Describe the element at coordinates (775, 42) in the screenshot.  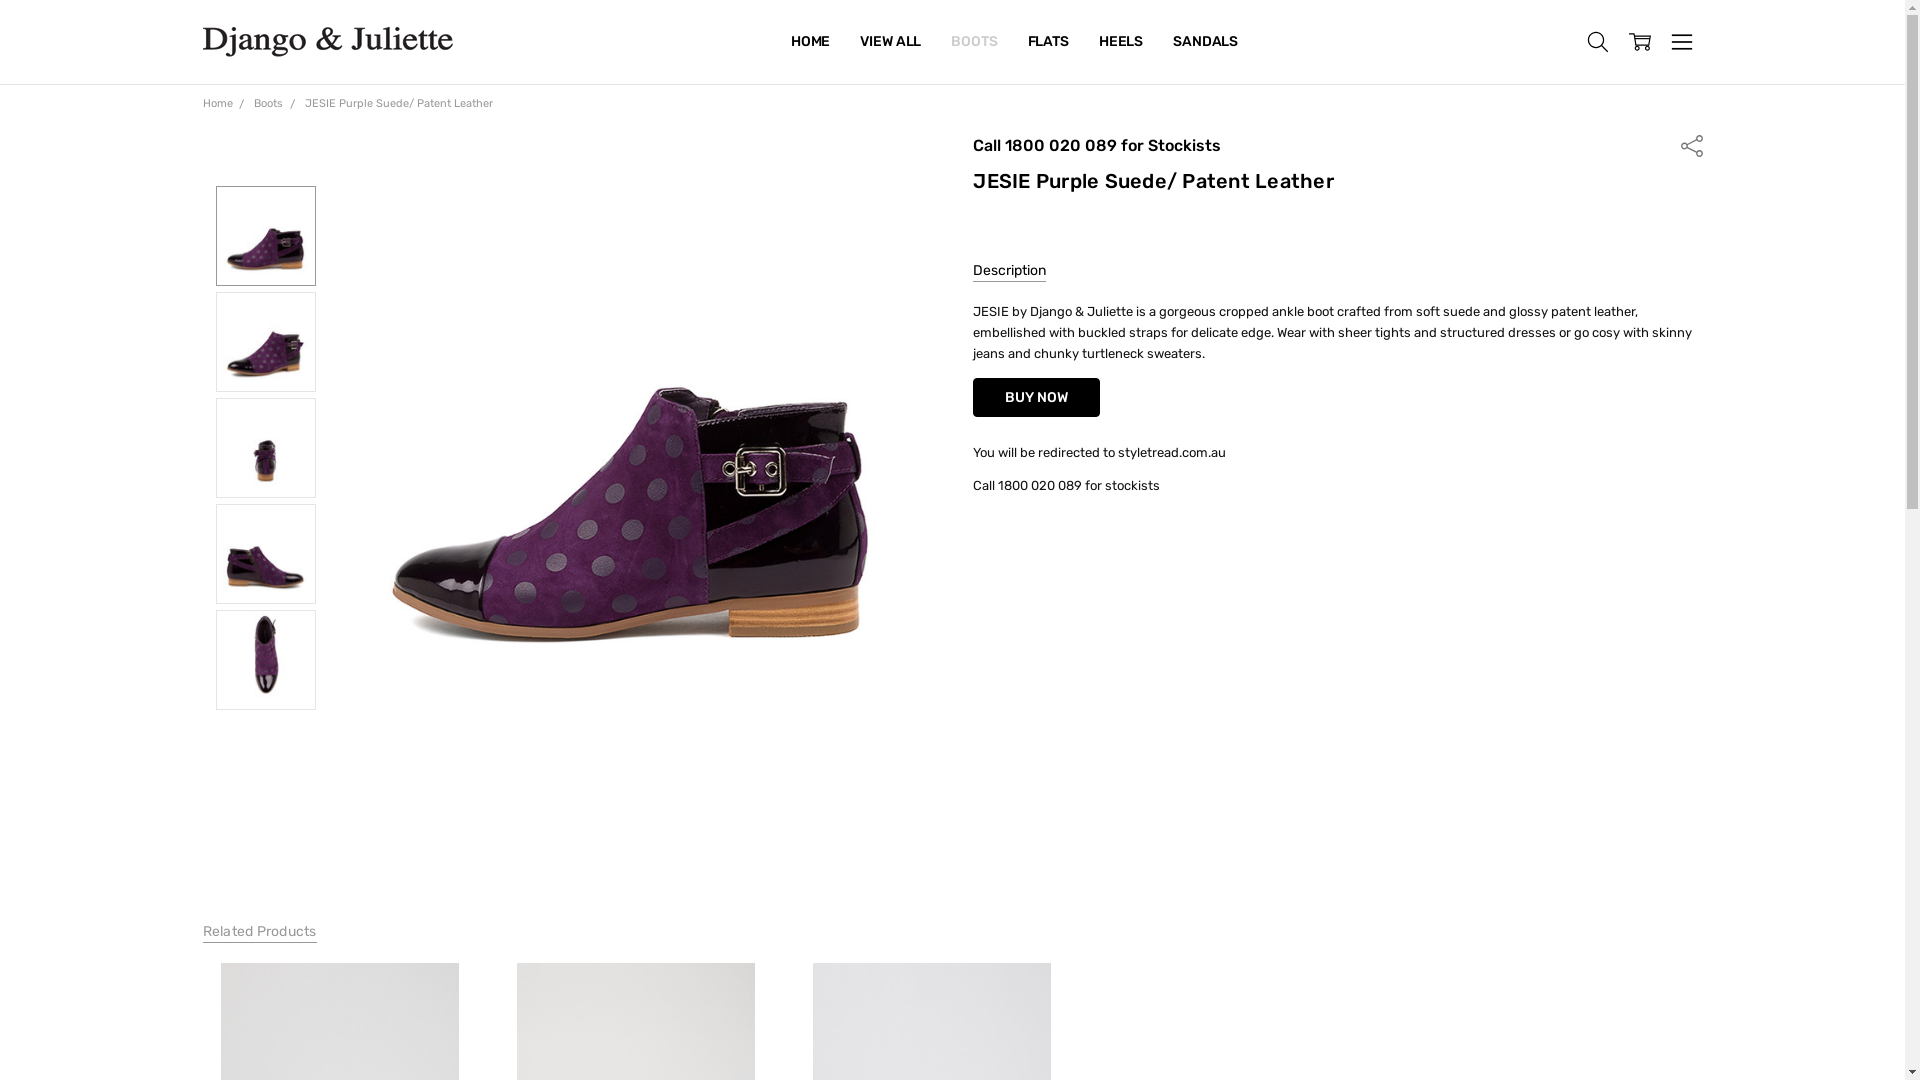
I see `'SHOP OUR INSTAGRAM'` at that location.